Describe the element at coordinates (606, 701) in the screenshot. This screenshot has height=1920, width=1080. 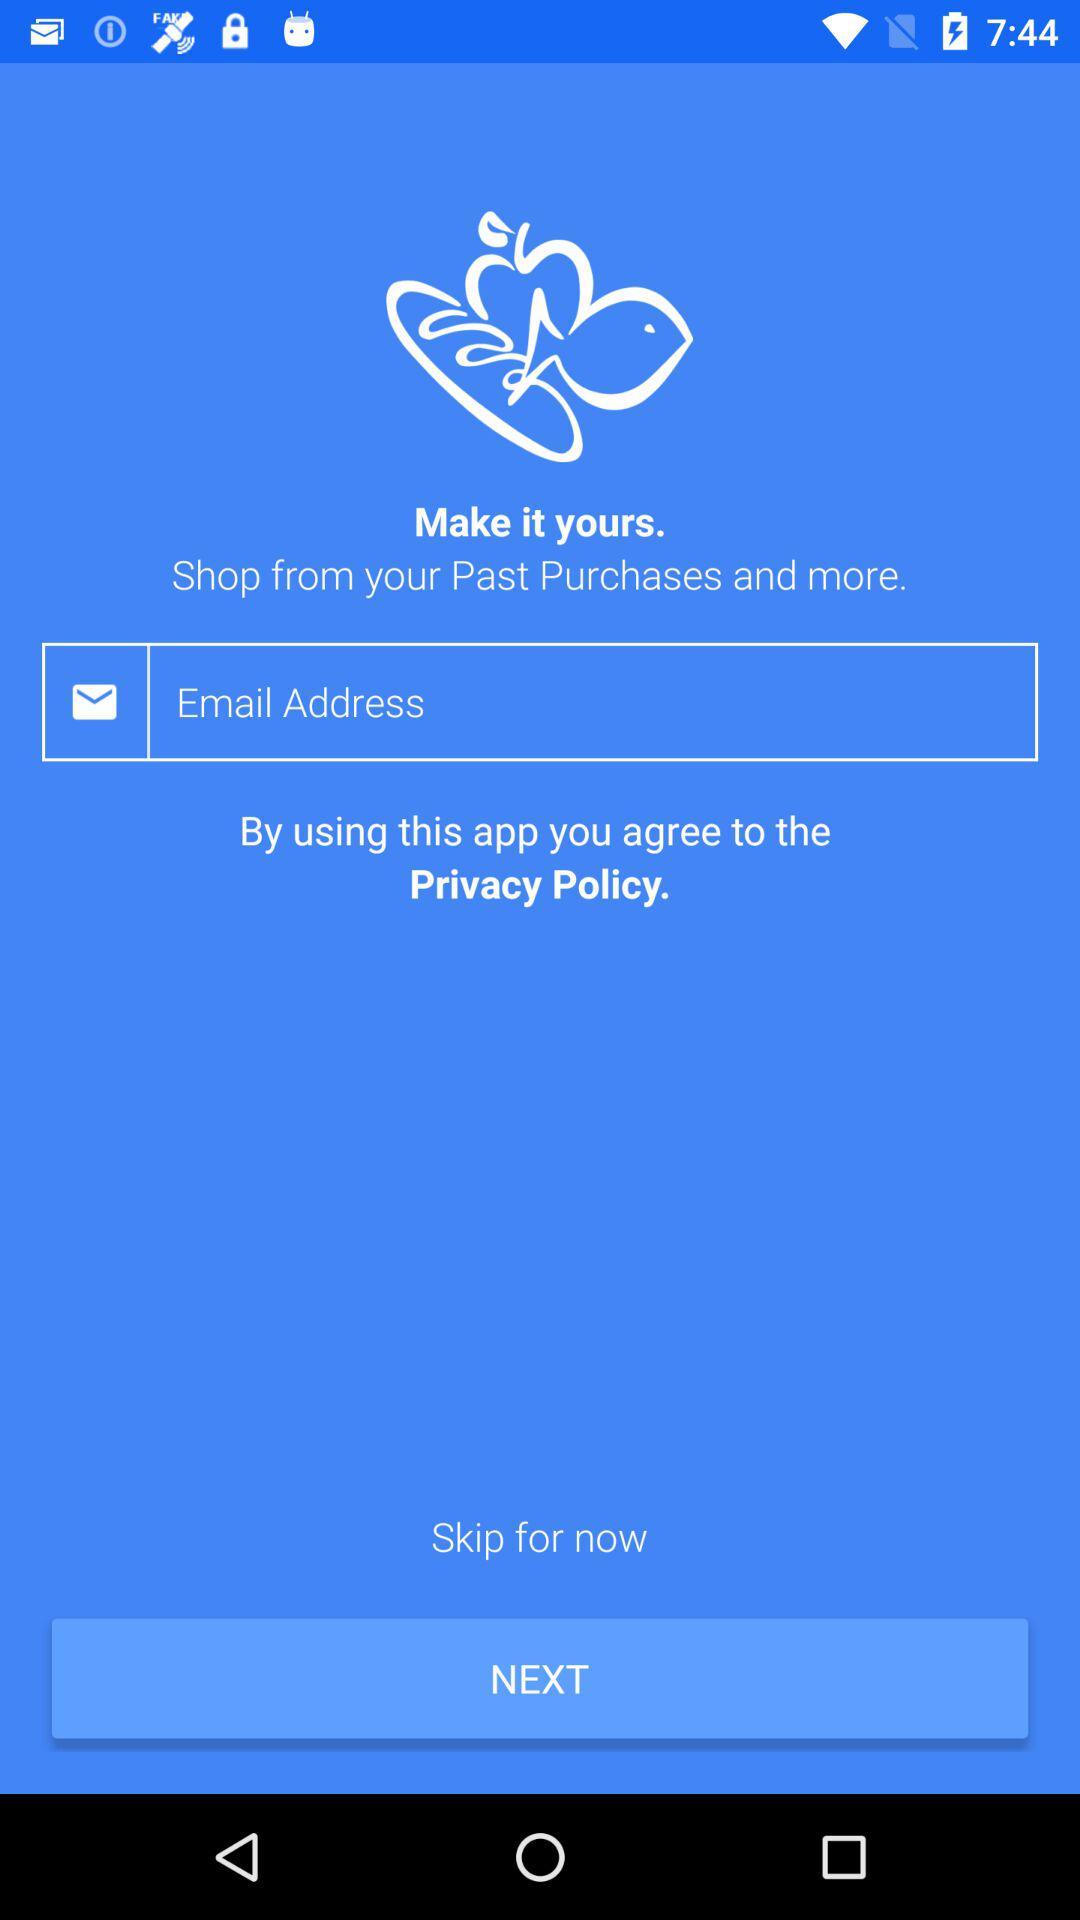
I see `email` at that location.